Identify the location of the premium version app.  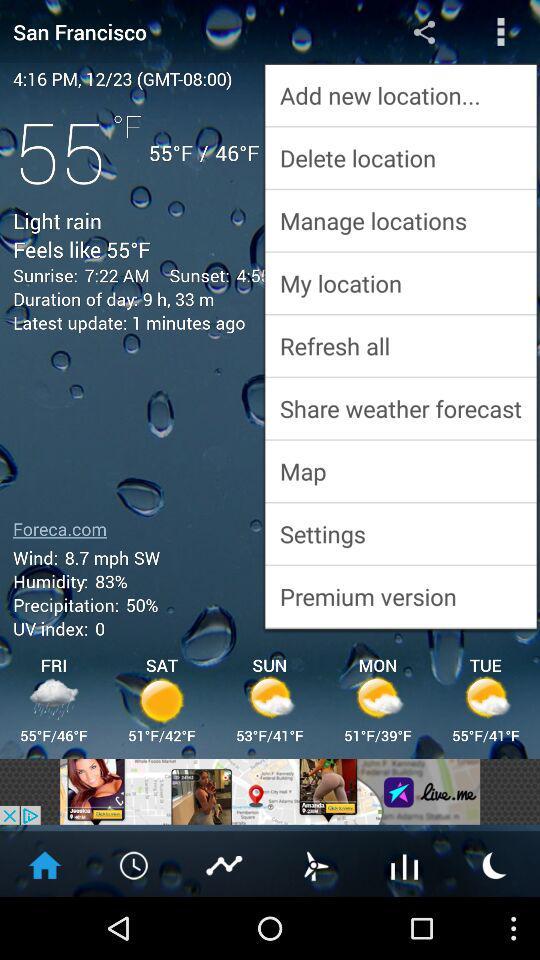
(400, 596).